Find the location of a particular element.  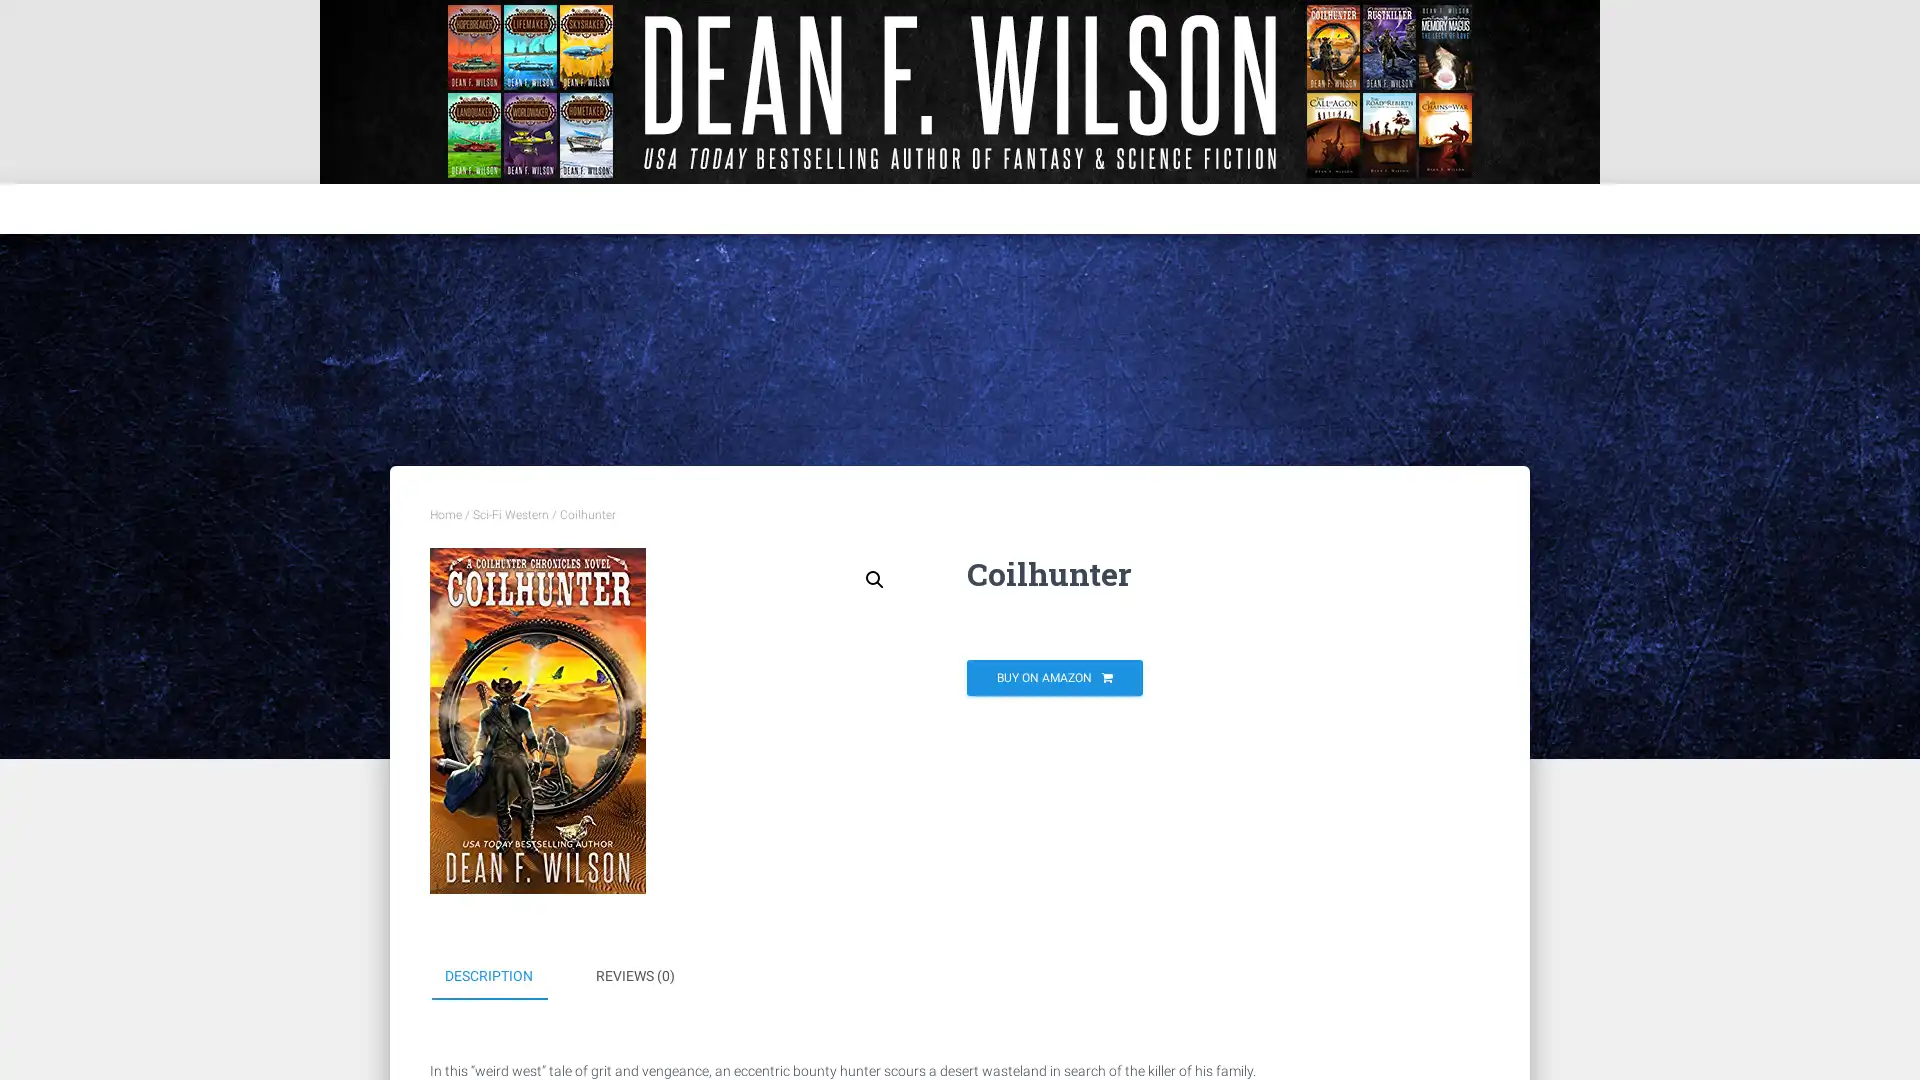

BUY ON AMAZON is located at coordinates (1054, 677).